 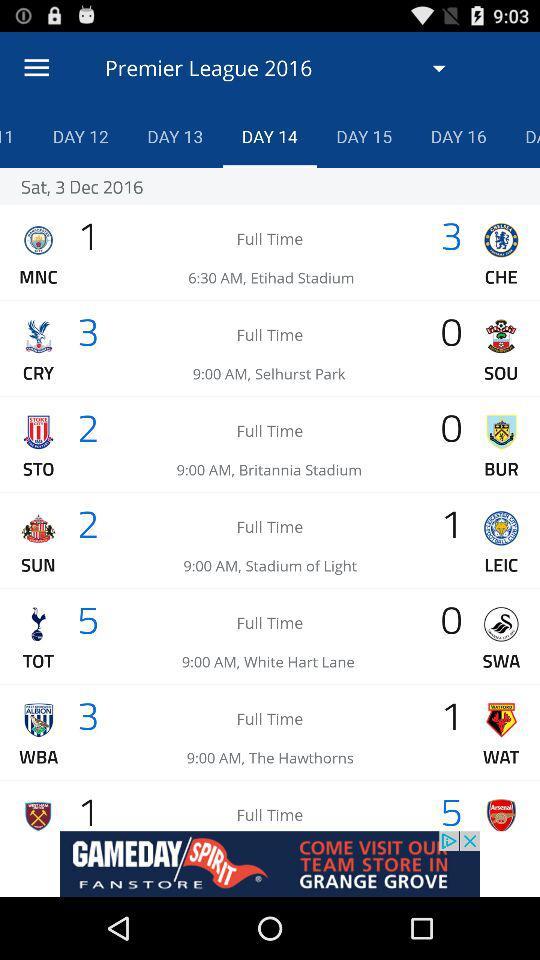 I want to click on option, so click(x=270, y=863).